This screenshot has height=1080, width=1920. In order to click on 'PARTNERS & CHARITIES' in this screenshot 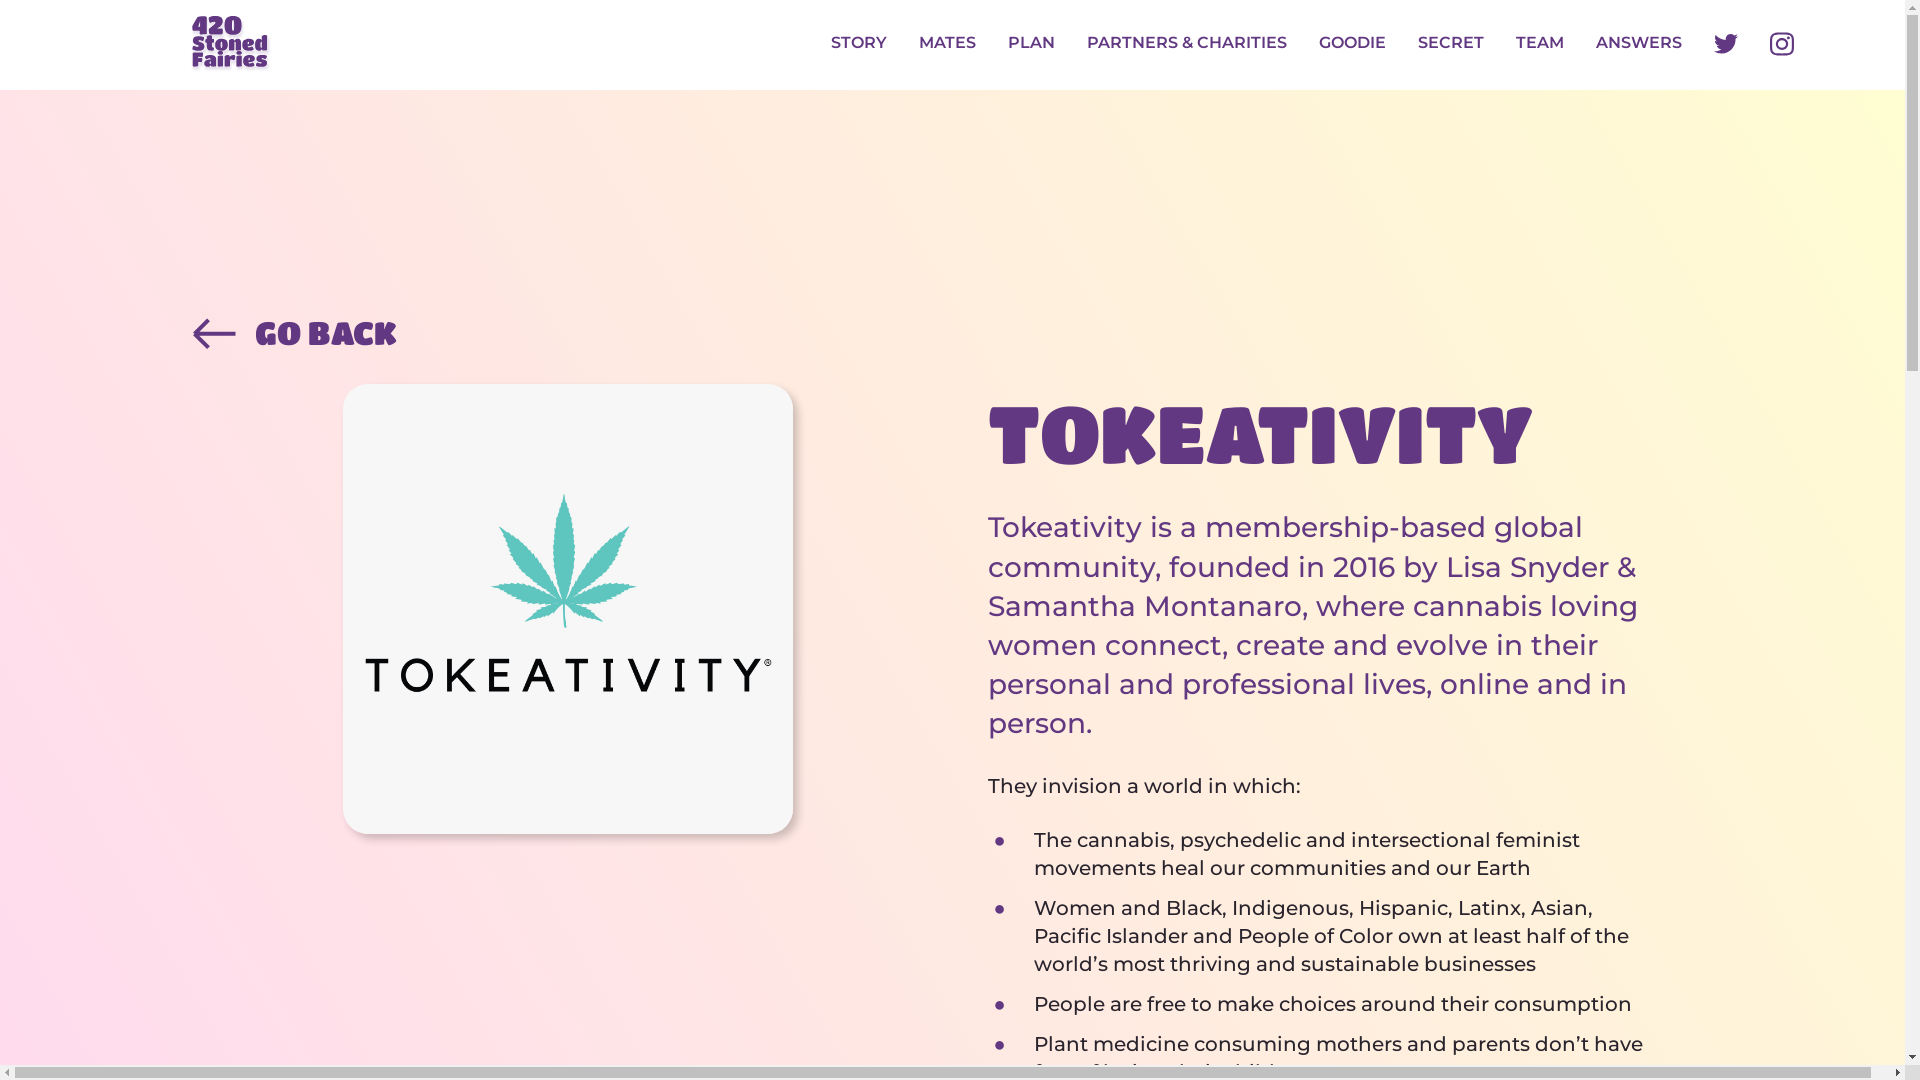, I will do `click(1186, 44)`.